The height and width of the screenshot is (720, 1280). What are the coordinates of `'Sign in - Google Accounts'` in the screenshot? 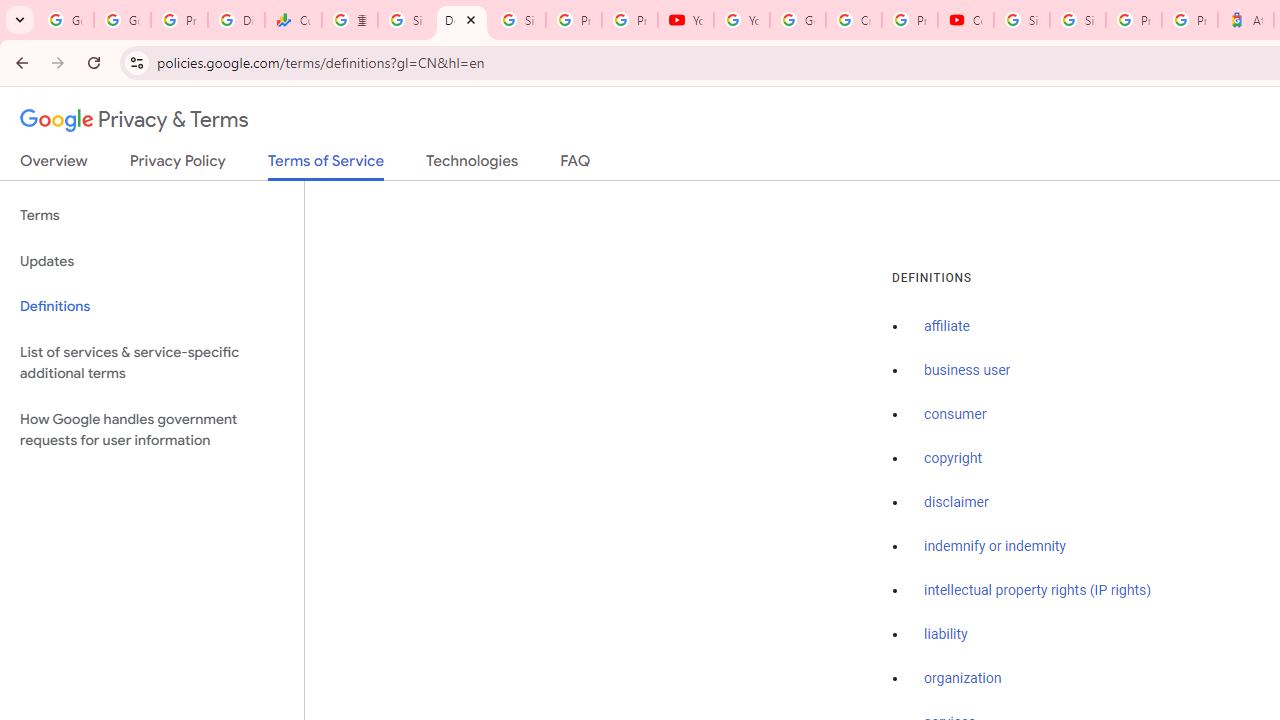 It's located at (404, 20).